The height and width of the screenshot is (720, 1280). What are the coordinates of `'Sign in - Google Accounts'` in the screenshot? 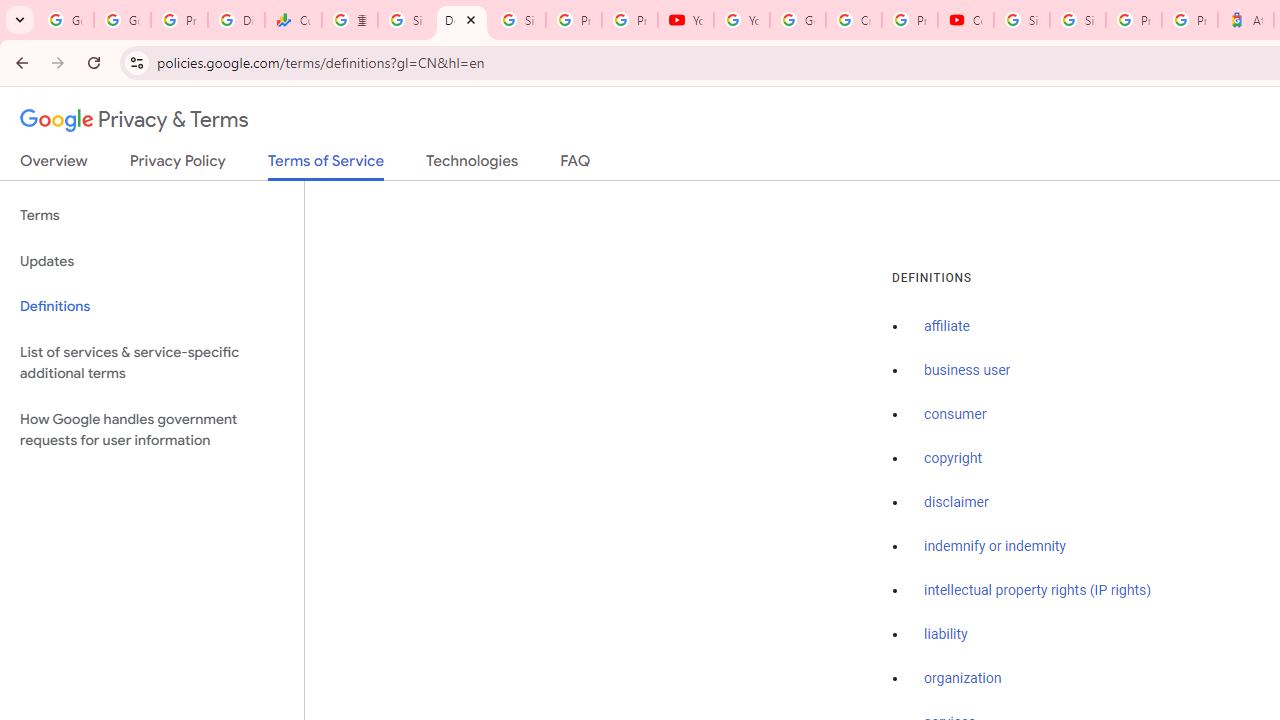 It's located at (404, 20).